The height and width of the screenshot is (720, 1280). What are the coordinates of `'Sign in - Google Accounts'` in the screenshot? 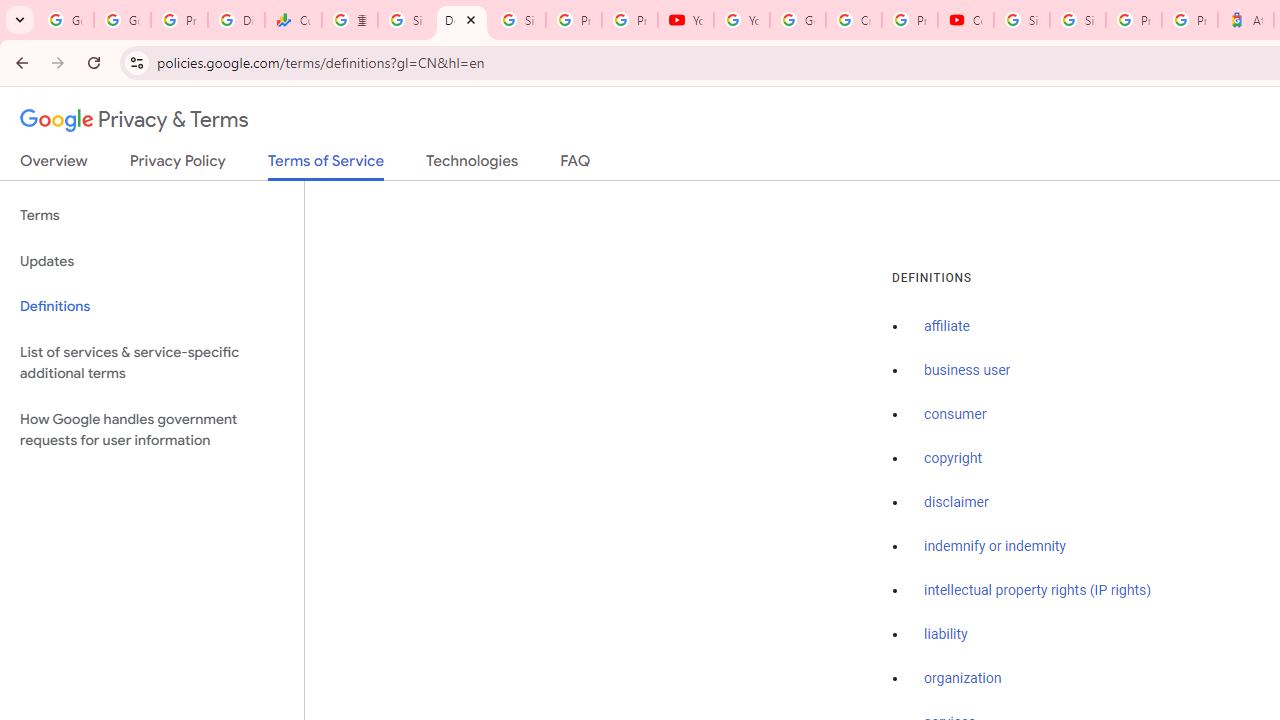 It's located at (404, 20).